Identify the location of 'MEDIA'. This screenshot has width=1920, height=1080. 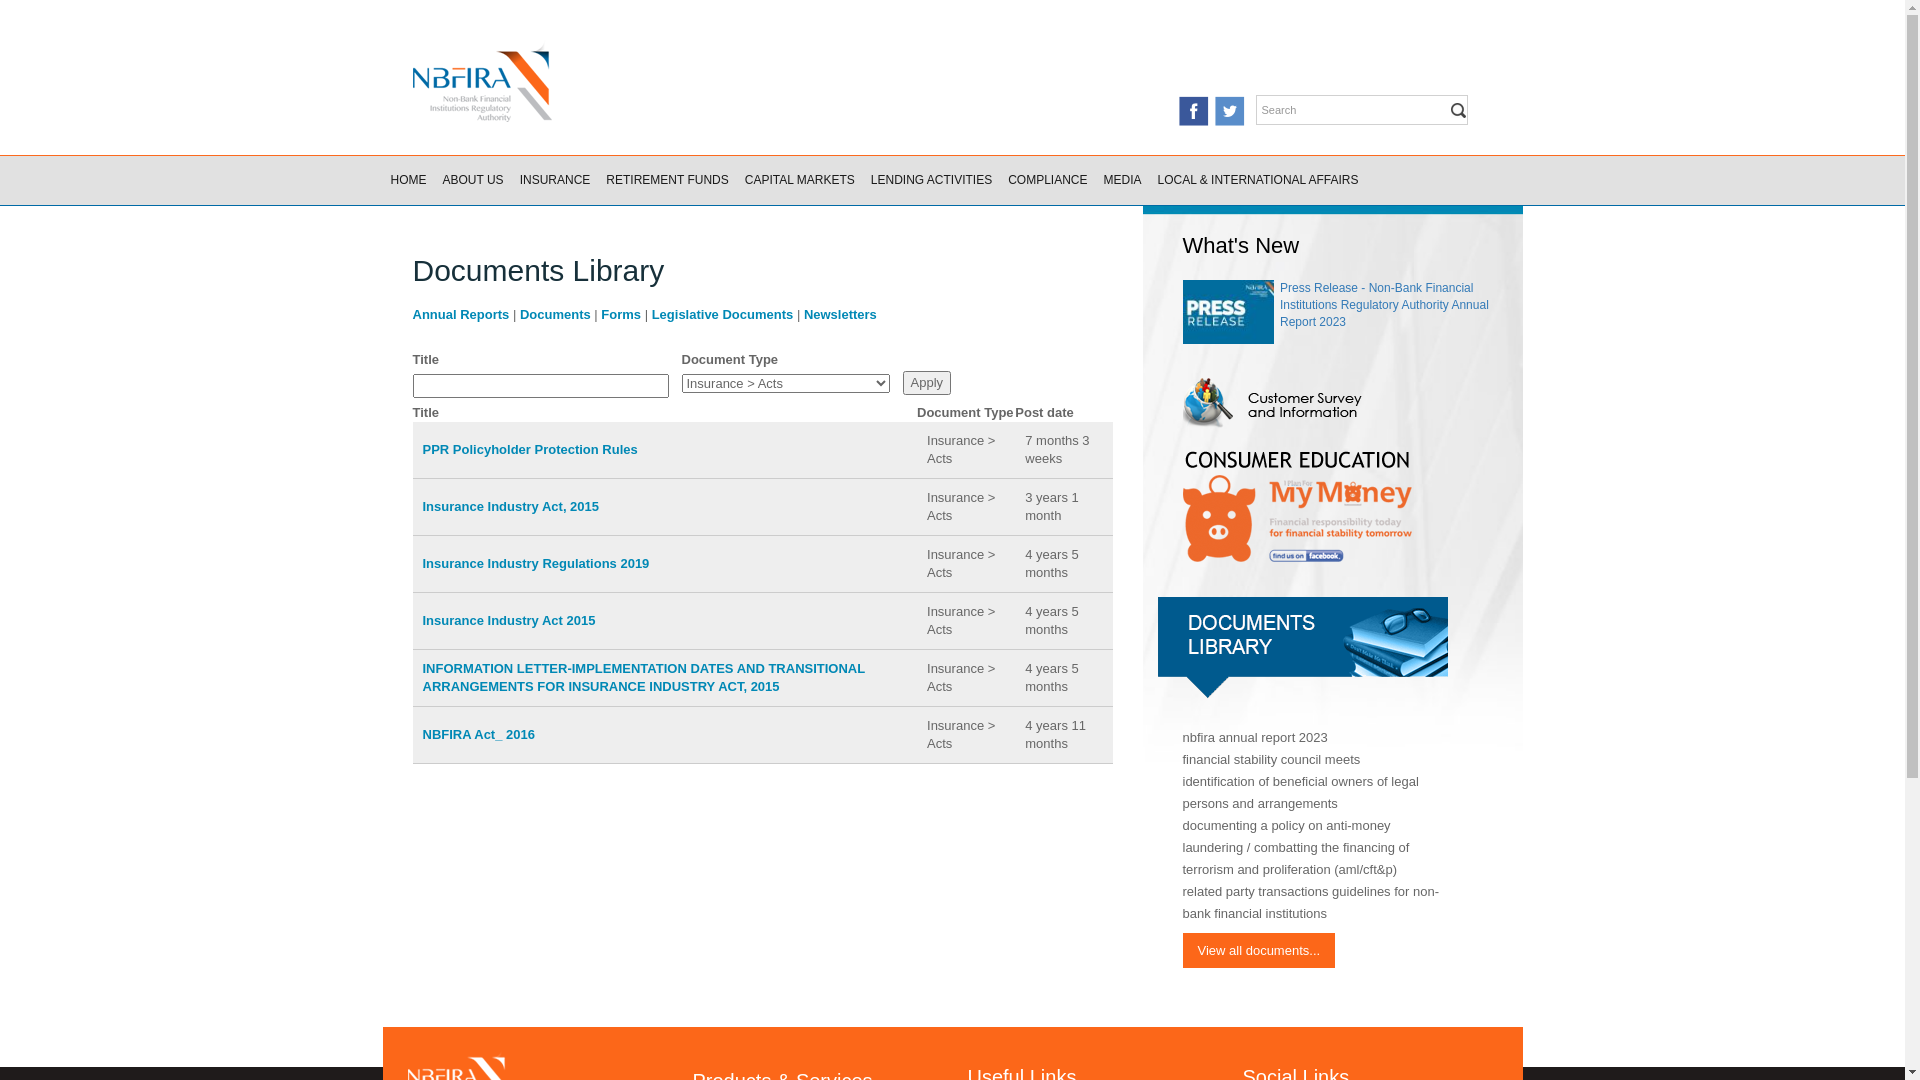
(1123, 180).